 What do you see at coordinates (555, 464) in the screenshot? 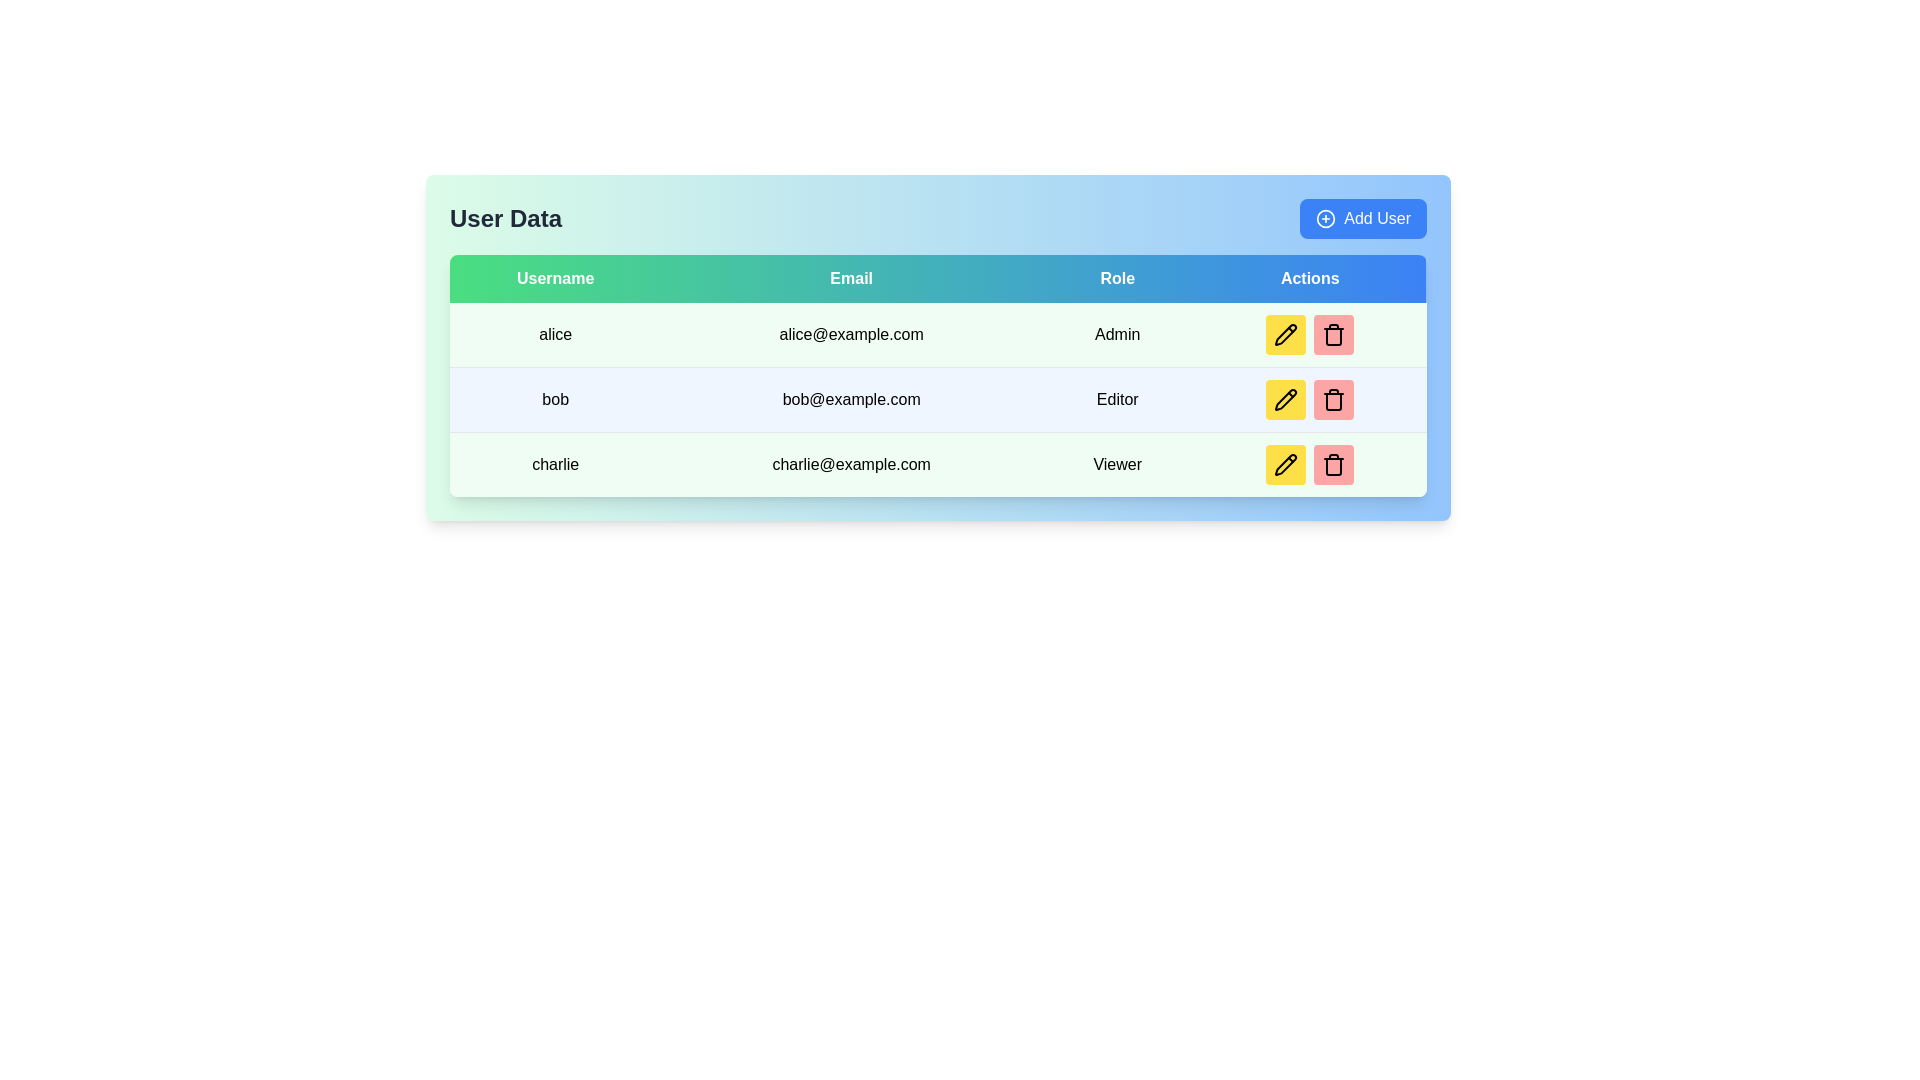
I see `the label displaying 'charlie' in the 'Username' column of the data table` at bounding box center [555, 464].